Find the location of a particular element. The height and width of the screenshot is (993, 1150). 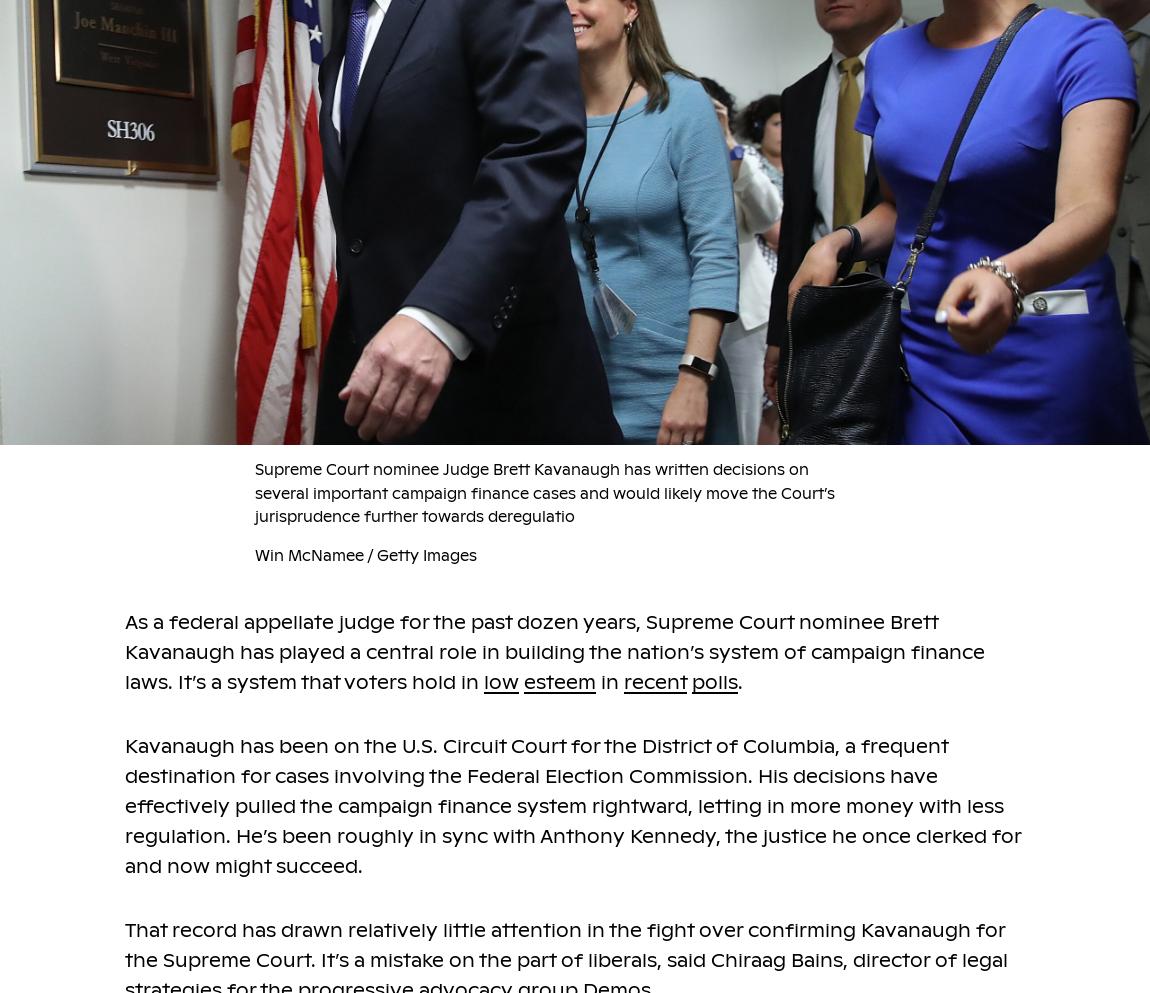

'Kavanaugh has been on the U.S. Circuit Court for the District of Columbia, a frequent destination for cases involving the Federal Election Commission. His decisions have effectively pulled the campaign finance system rightward, letting in more money with less regulation. He’s been roughly in sync with Anthony Kennedy, the justice he once clerked for and now might succeed.' is located at coordinates (573, 806).